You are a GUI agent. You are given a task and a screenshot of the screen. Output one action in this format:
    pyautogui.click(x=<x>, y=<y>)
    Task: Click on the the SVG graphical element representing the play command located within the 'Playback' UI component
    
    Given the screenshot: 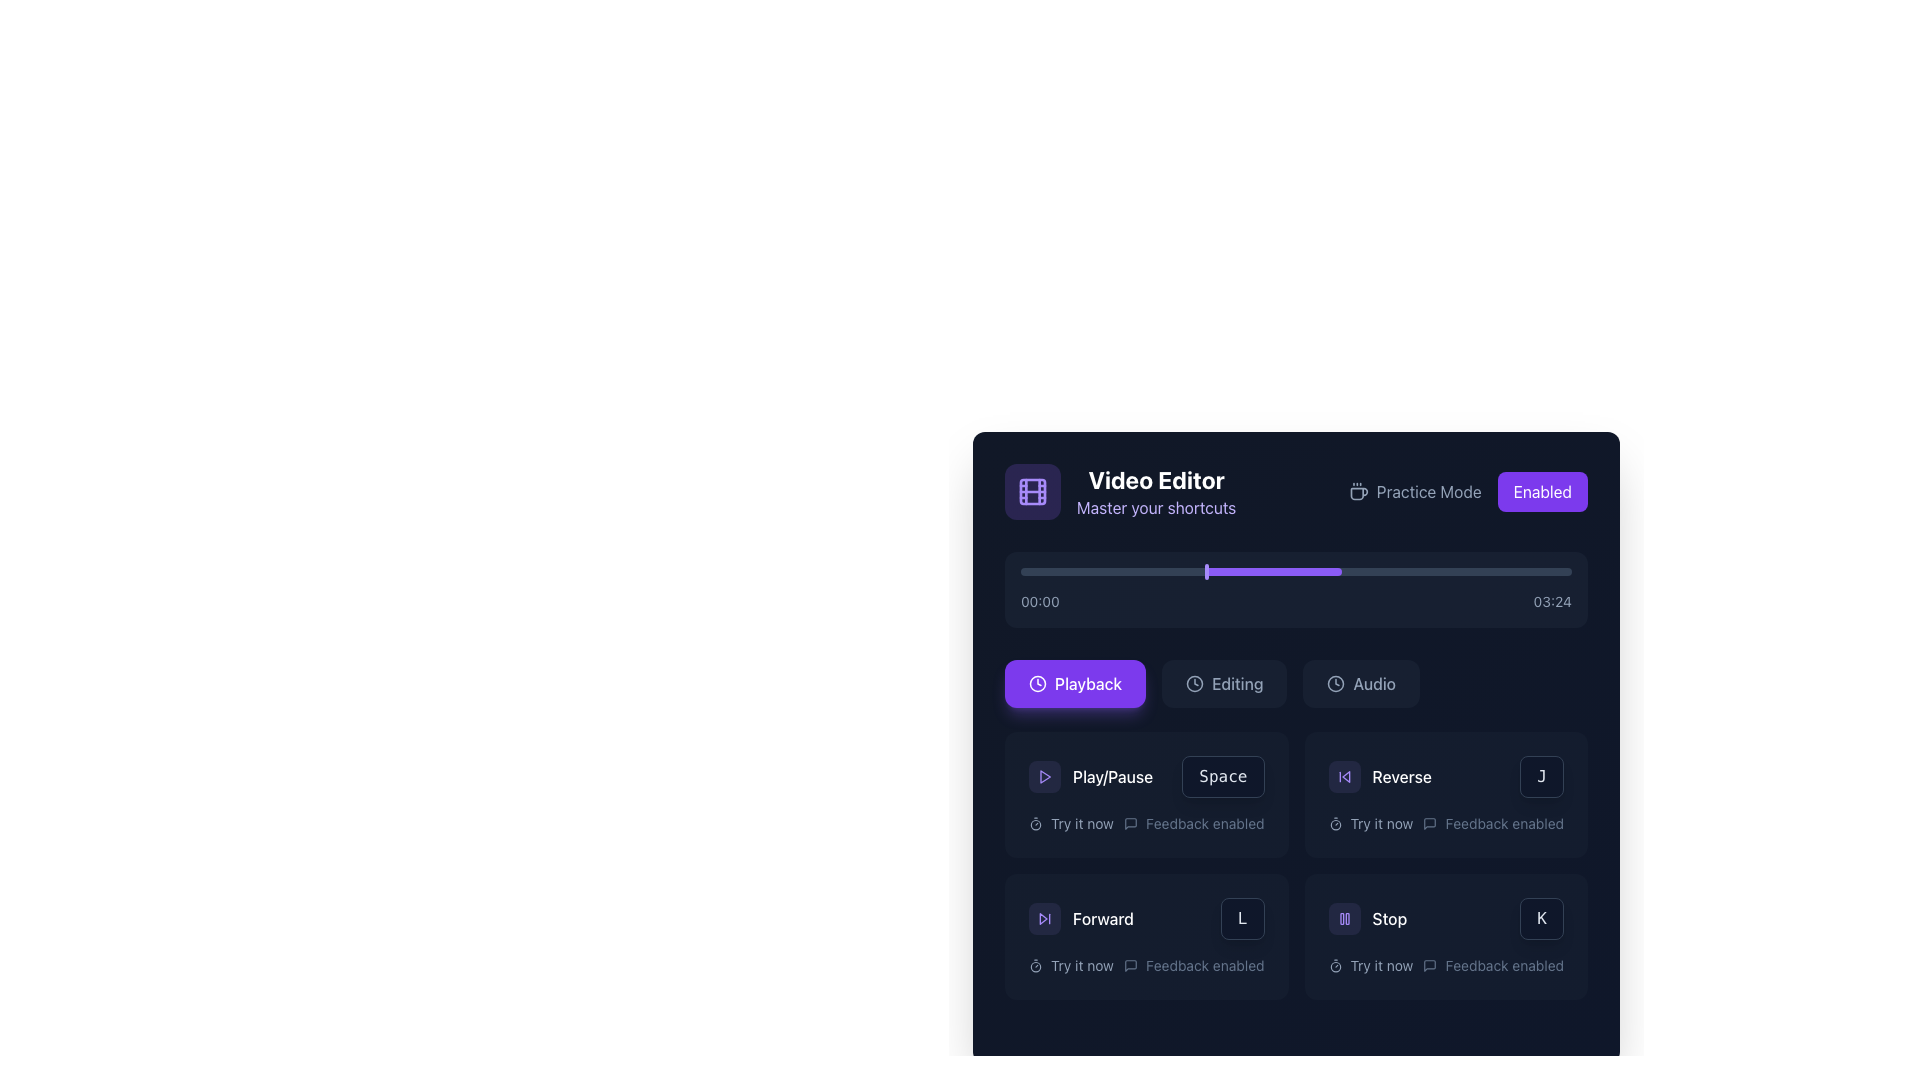 What is the action you would take?
    pyautogui.click(x=1044, y=775)
    